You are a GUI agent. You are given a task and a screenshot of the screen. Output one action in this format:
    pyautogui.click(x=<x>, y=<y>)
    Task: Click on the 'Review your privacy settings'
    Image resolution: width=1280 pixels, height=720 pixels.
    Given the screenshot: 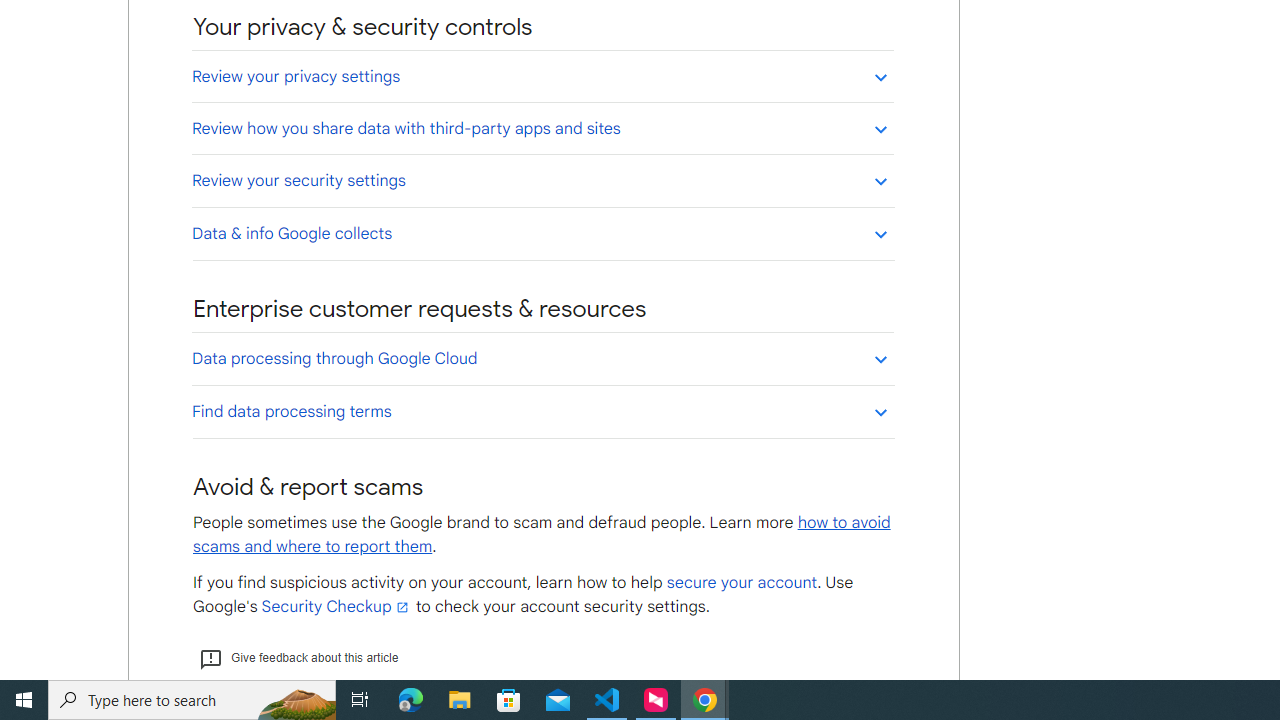 What is the action you would take?
    pyautogui.click(x=542, y=75)
    